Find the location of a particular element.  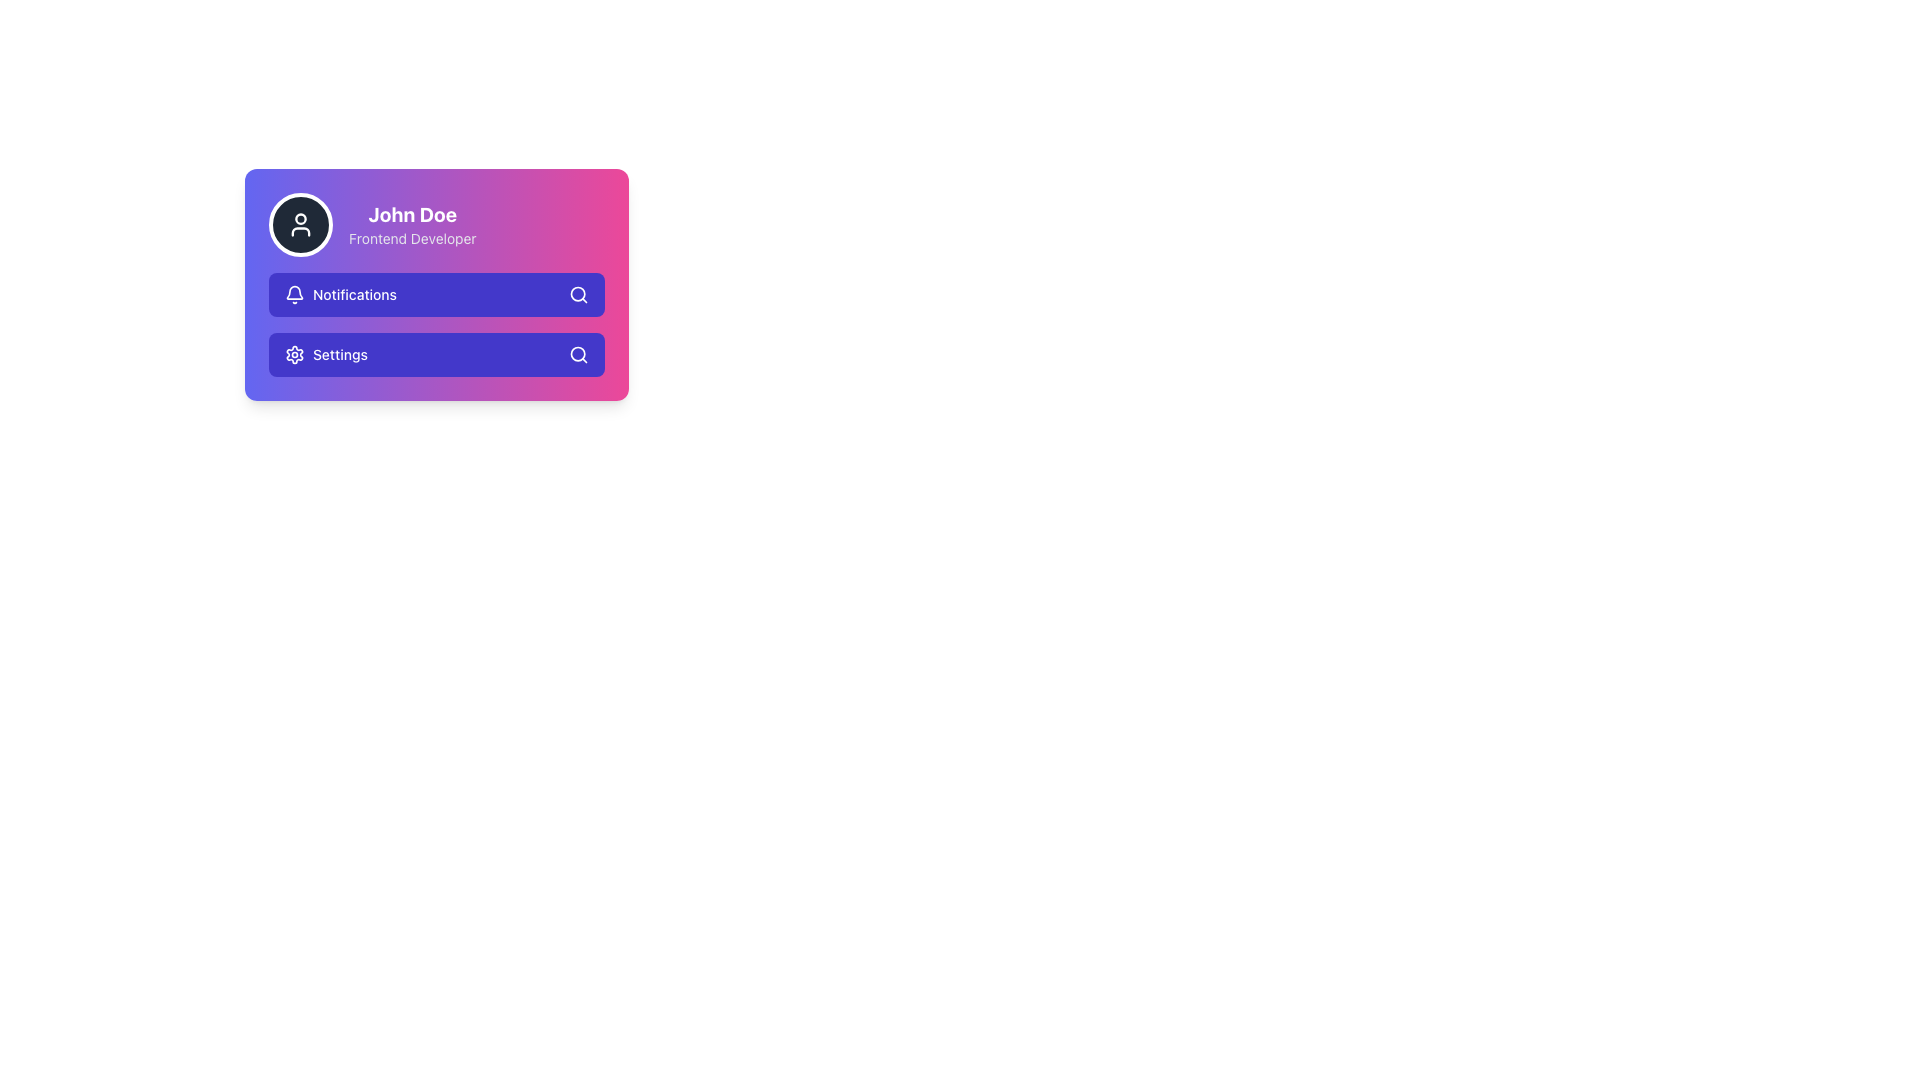

the bell-shaped notification icon located above the text 'Notifications' in the top action section of the card interface is located at coordinates (293, 292).